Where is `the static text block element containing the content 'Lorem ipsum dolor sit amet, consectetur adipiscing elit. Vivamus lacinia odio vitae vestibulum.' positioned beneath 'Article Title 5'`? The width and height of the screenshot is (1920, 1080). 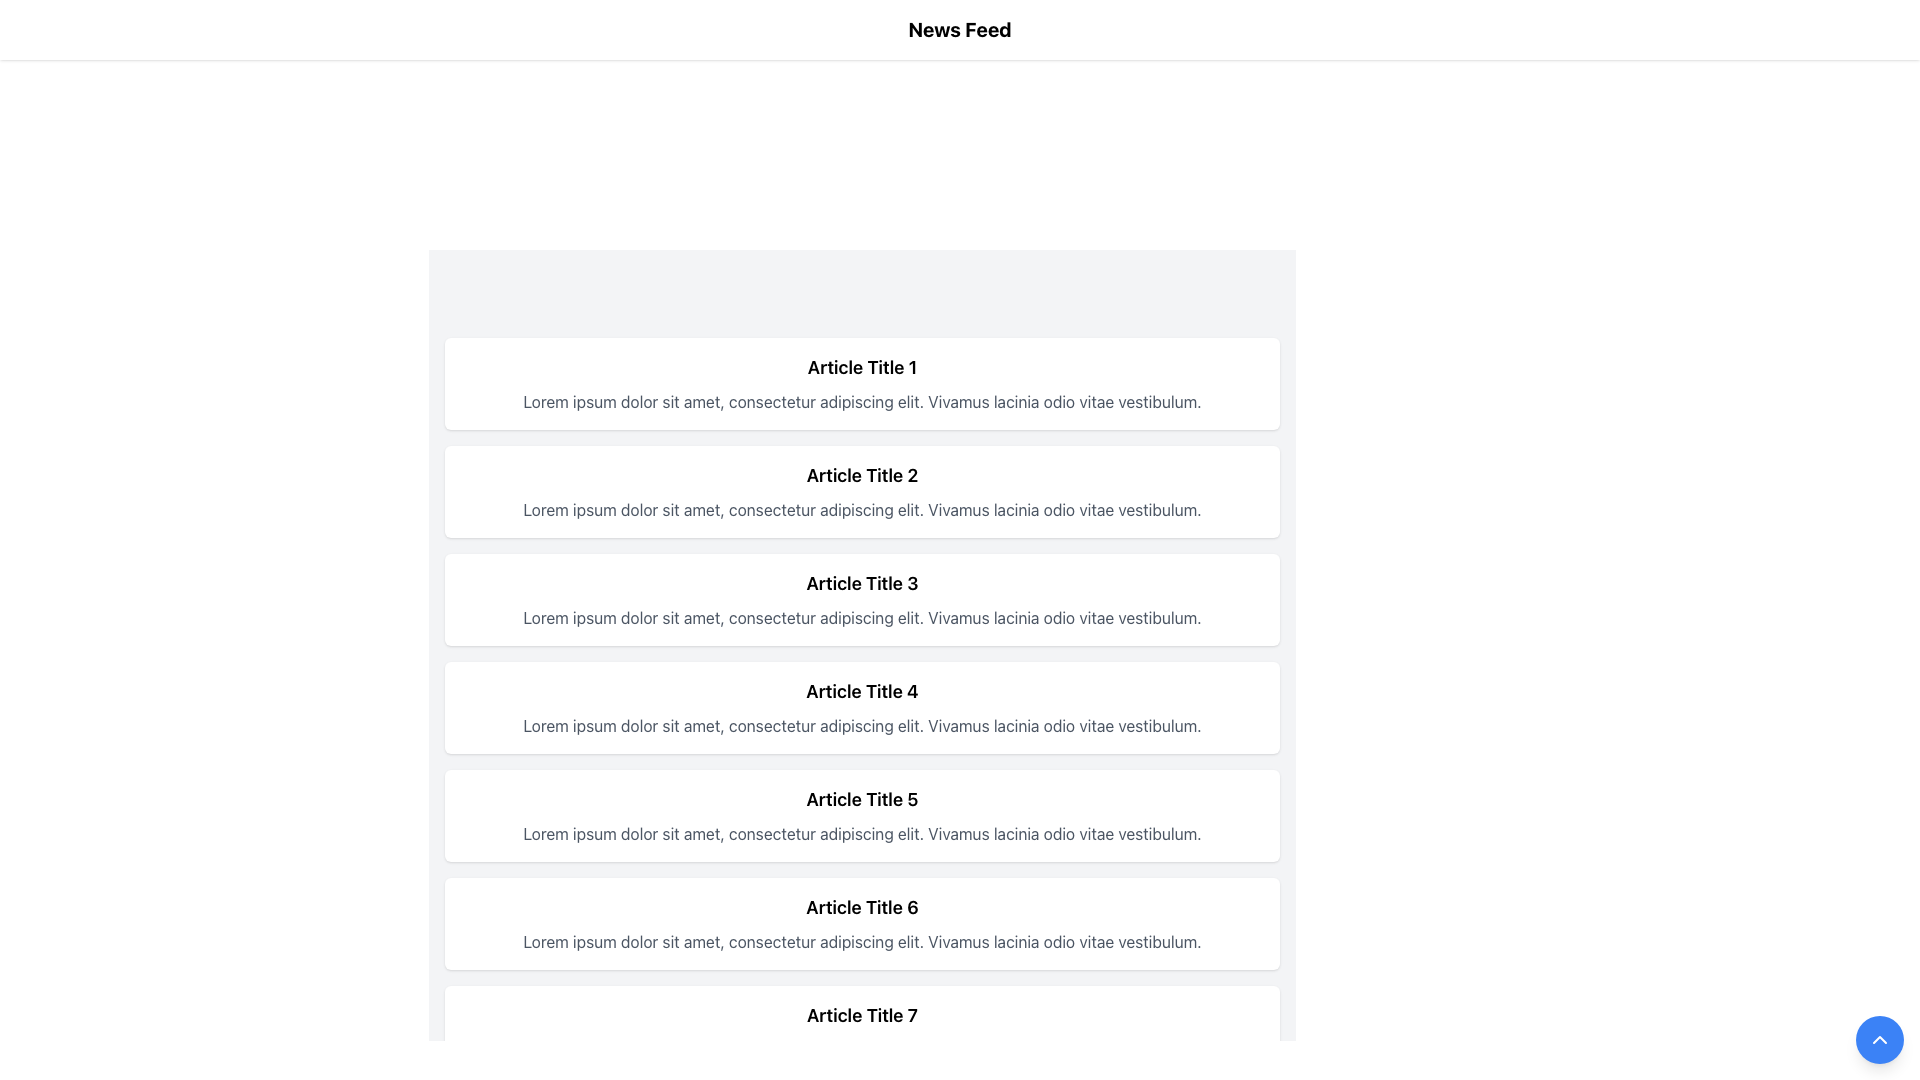
the static text block element containing the content 'Lorem ipsum dolor sit amet, consectetur adipiscing elit. Vivamus lacinia odio vitae vestibulum.' positioned beneath 'Article Title 5' is located at coordinates (862, 833).